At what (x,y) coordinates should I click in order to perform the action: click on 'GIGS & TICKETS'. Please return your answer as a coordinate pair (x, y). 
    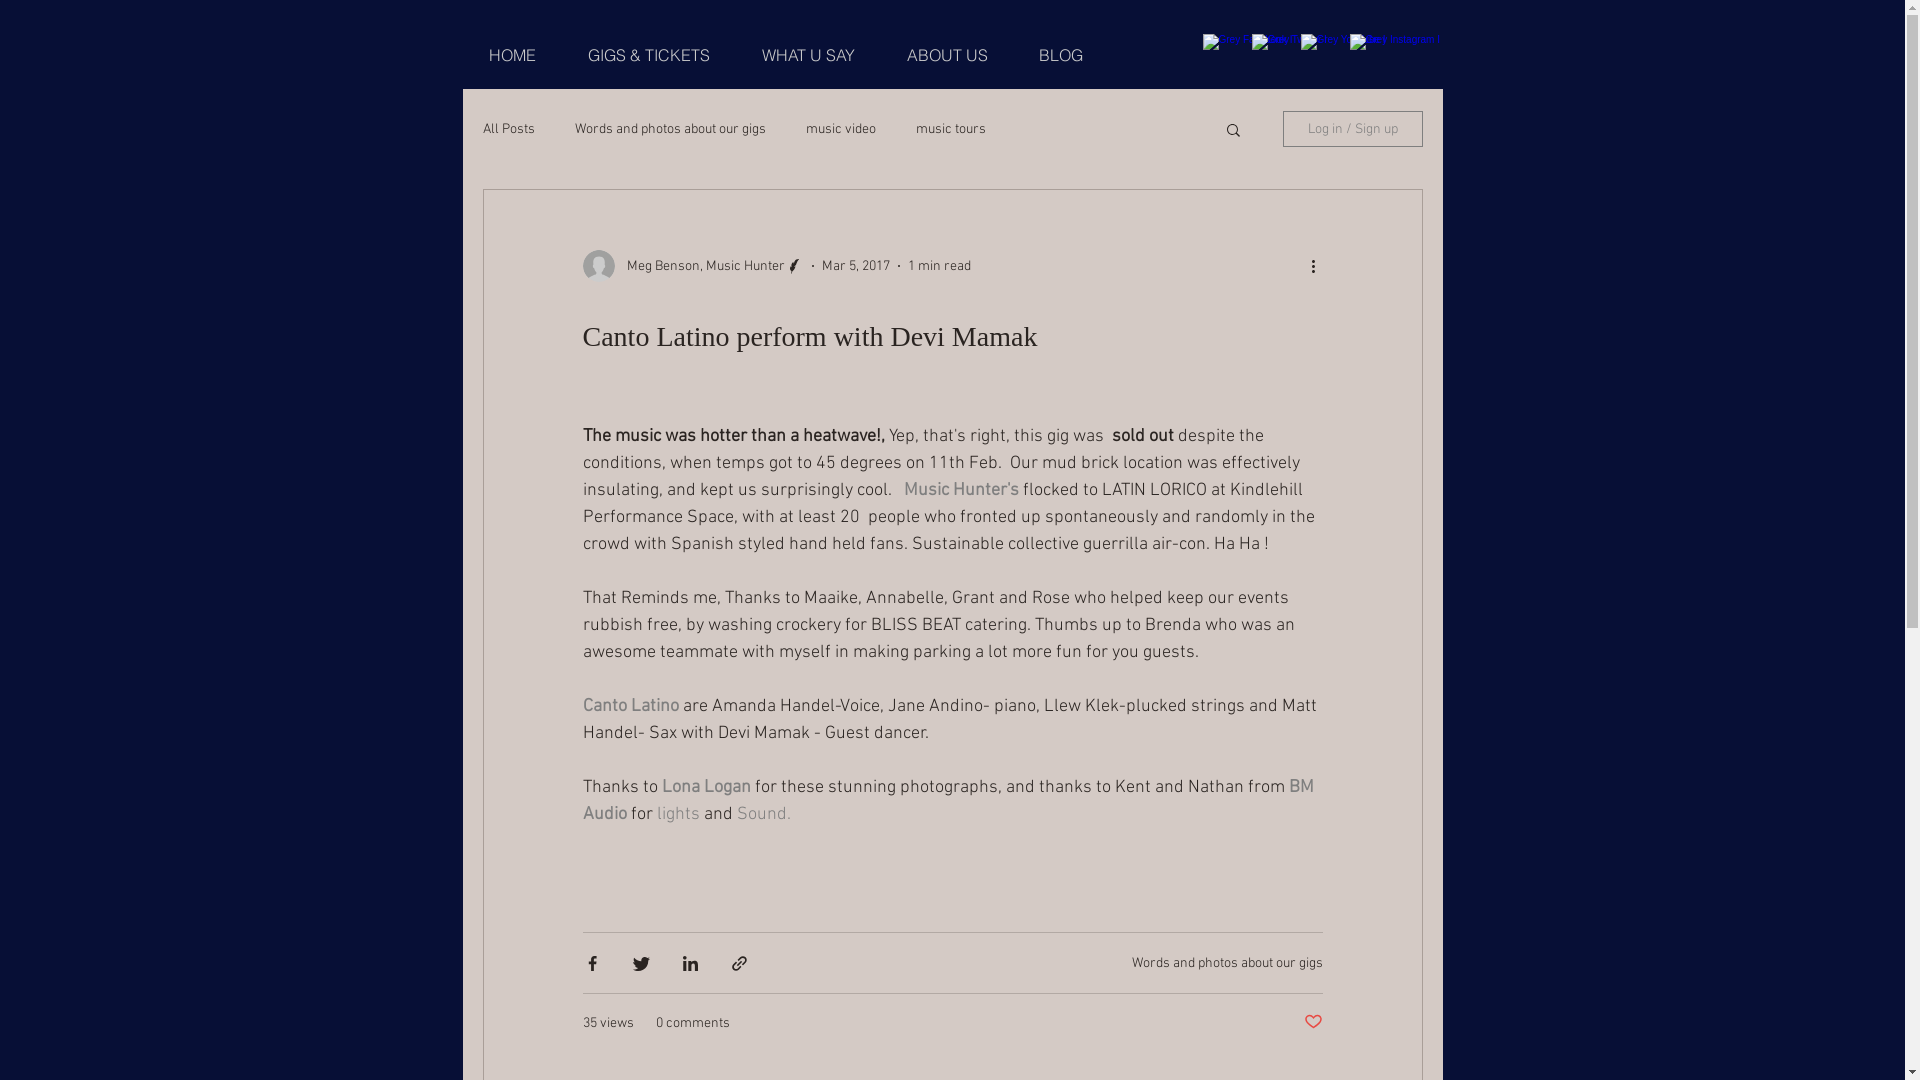
    Looking at the image, I should click on (648, 54).